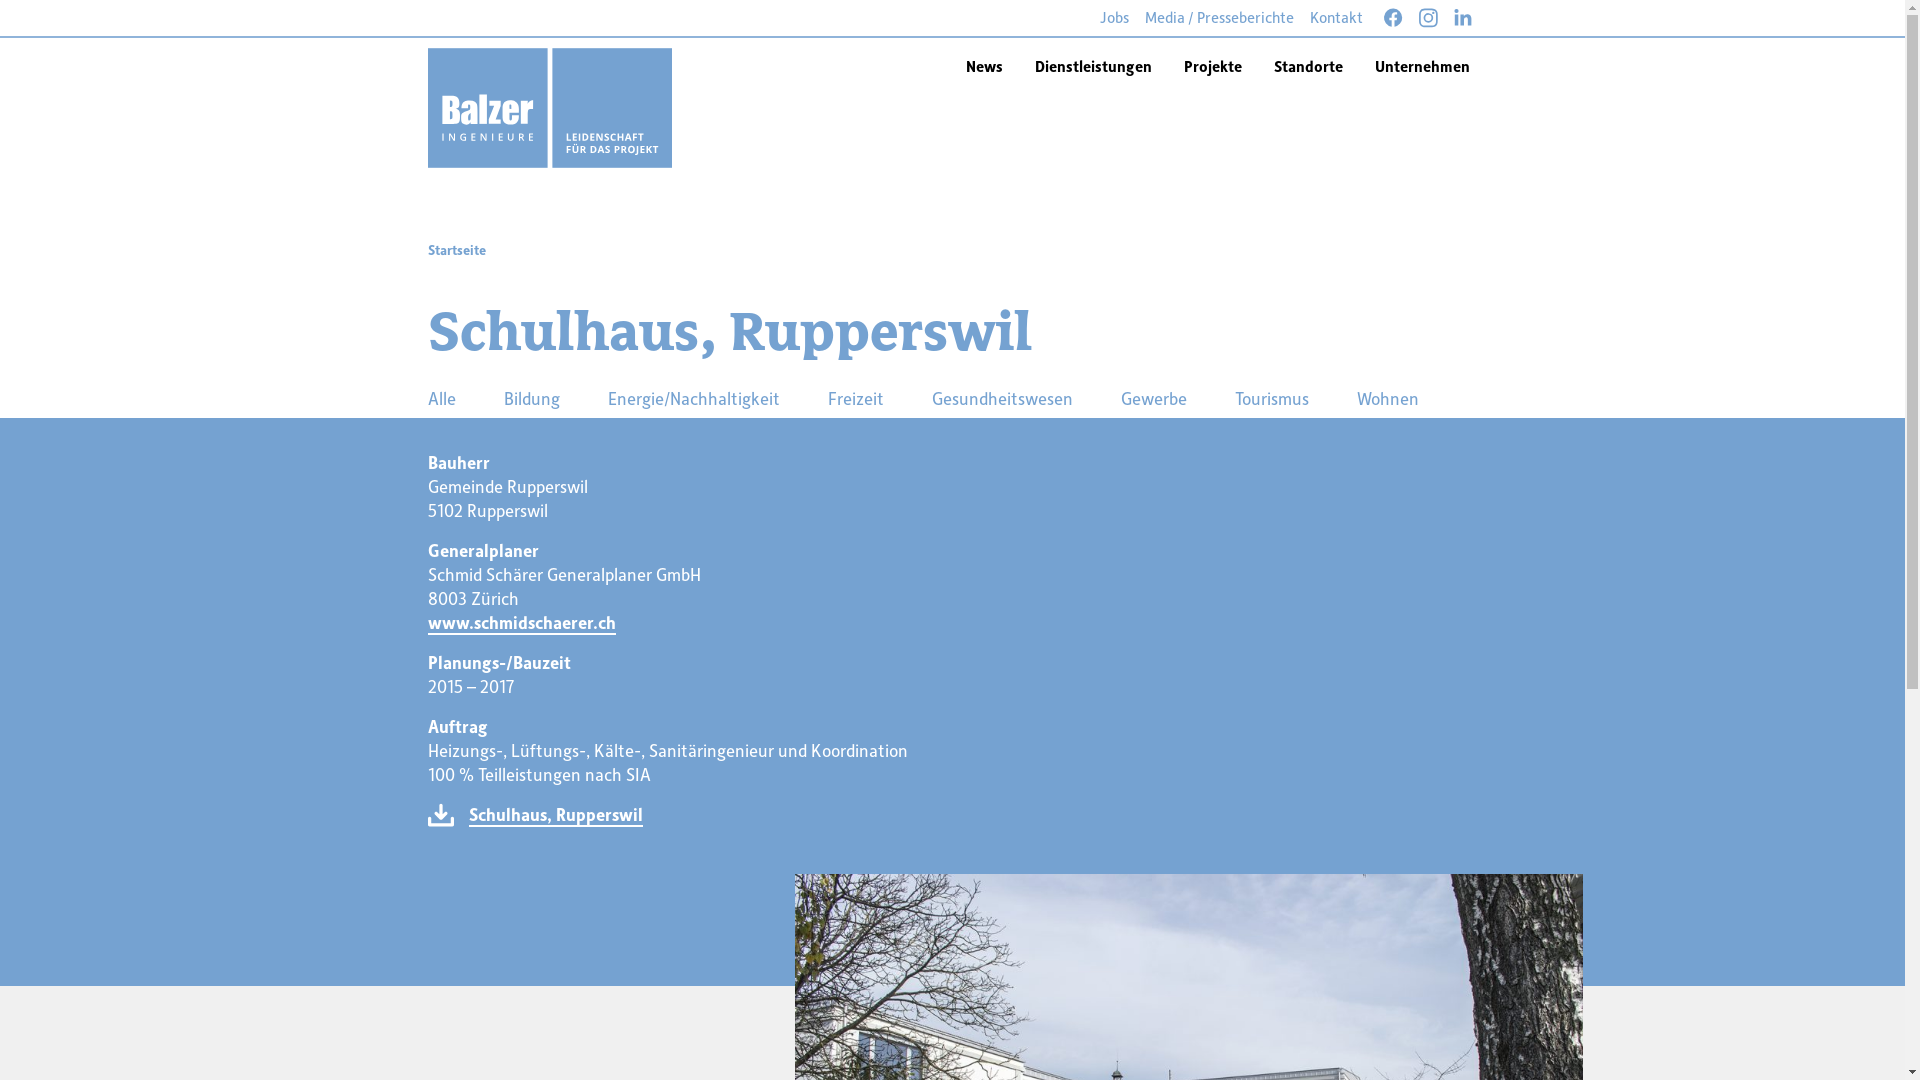  Describe the element at coordinates (915, 397) in the screenshot. I see `'Gesundheitswesen'` at that location.